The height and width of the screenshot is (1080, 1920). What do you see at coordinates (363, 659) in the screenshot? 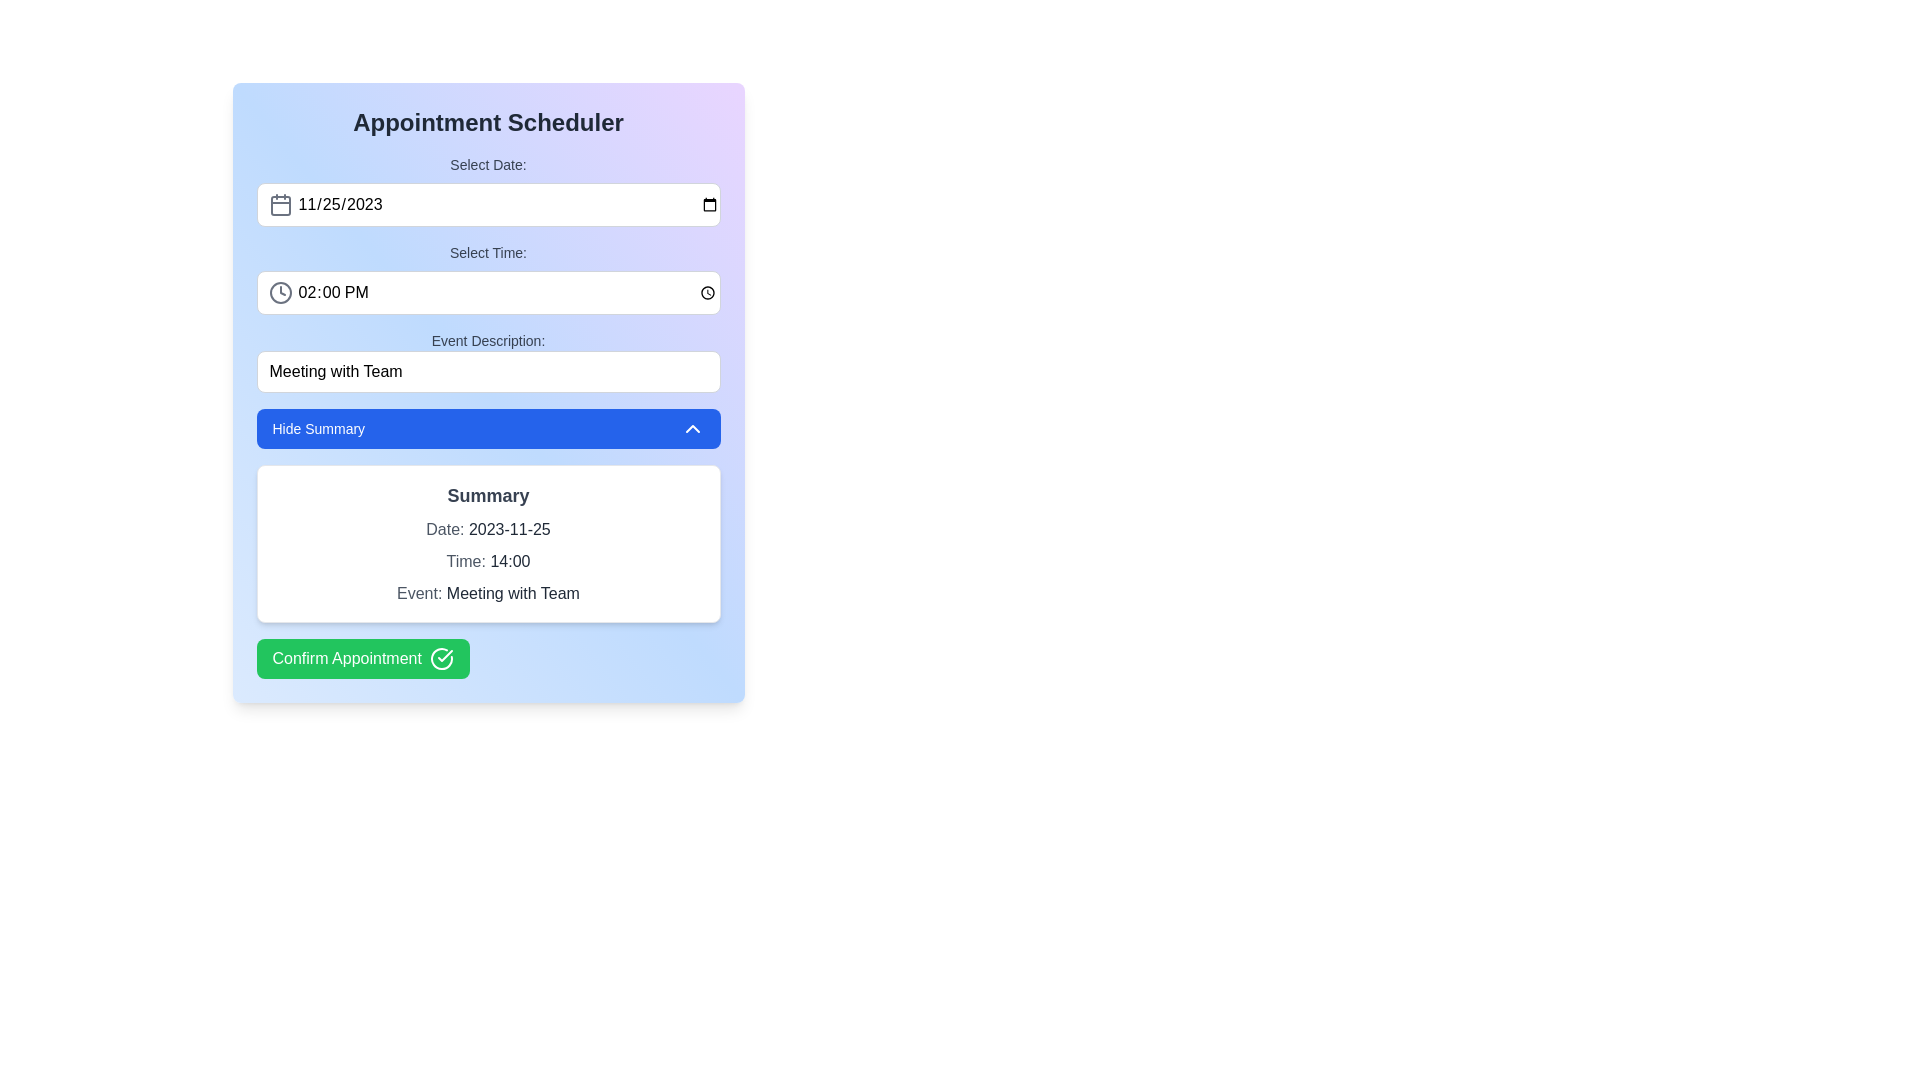
I see `the confirm appointment button located at the bottom of the appointment scheduling form, beneath the summary box, to finalize and save the appointment details` at bounding box center [363, 659].